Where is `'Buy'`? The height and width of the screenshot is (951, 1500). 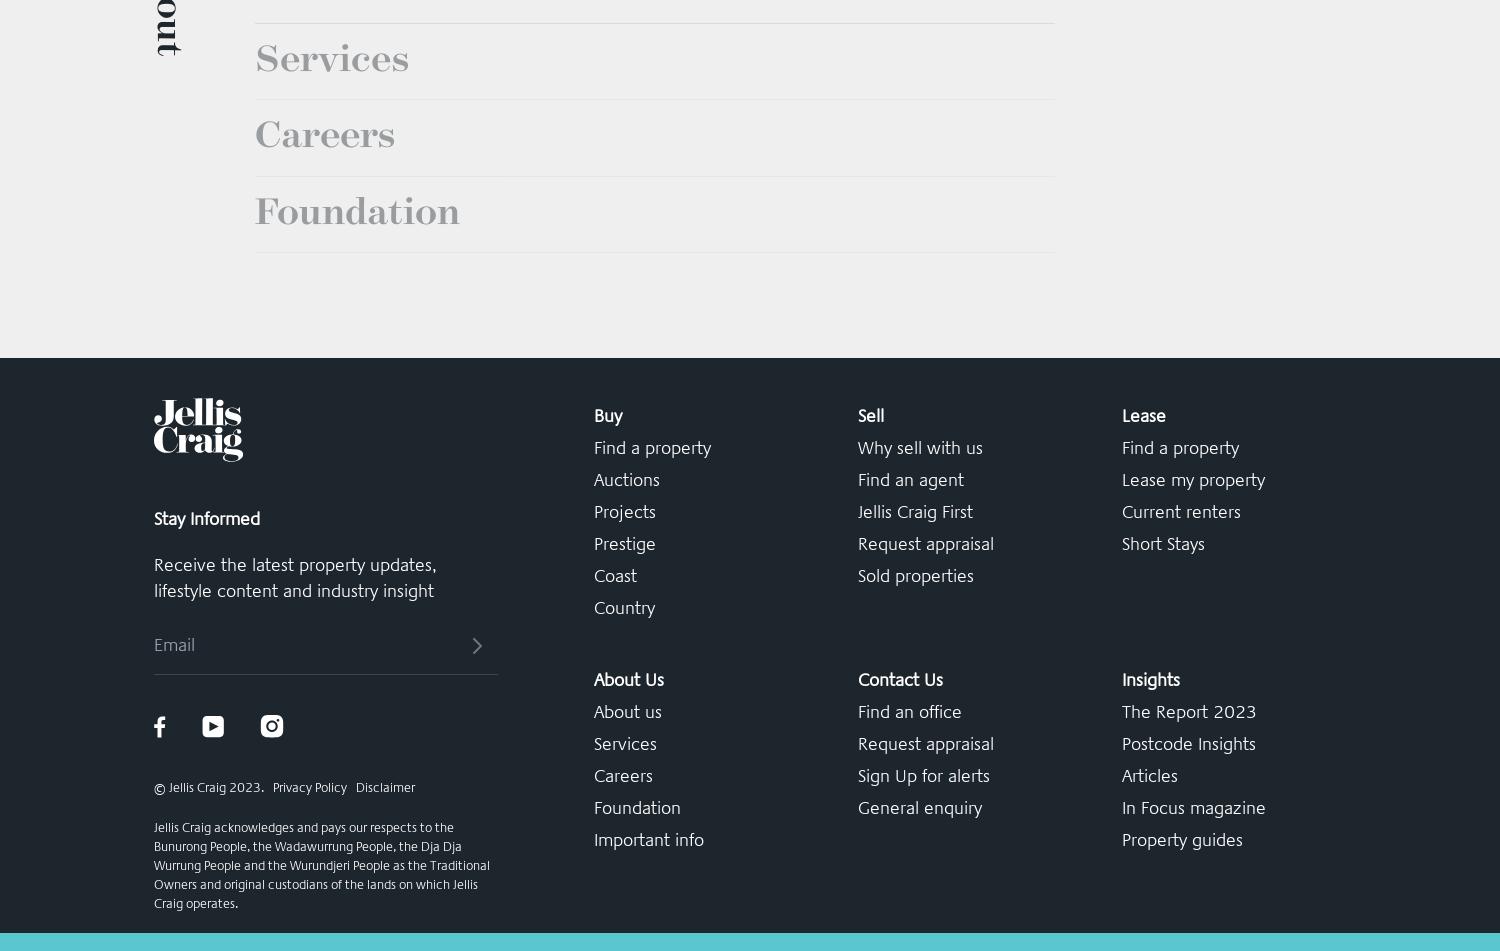 'Buy' is located at coordinates (606, 724).